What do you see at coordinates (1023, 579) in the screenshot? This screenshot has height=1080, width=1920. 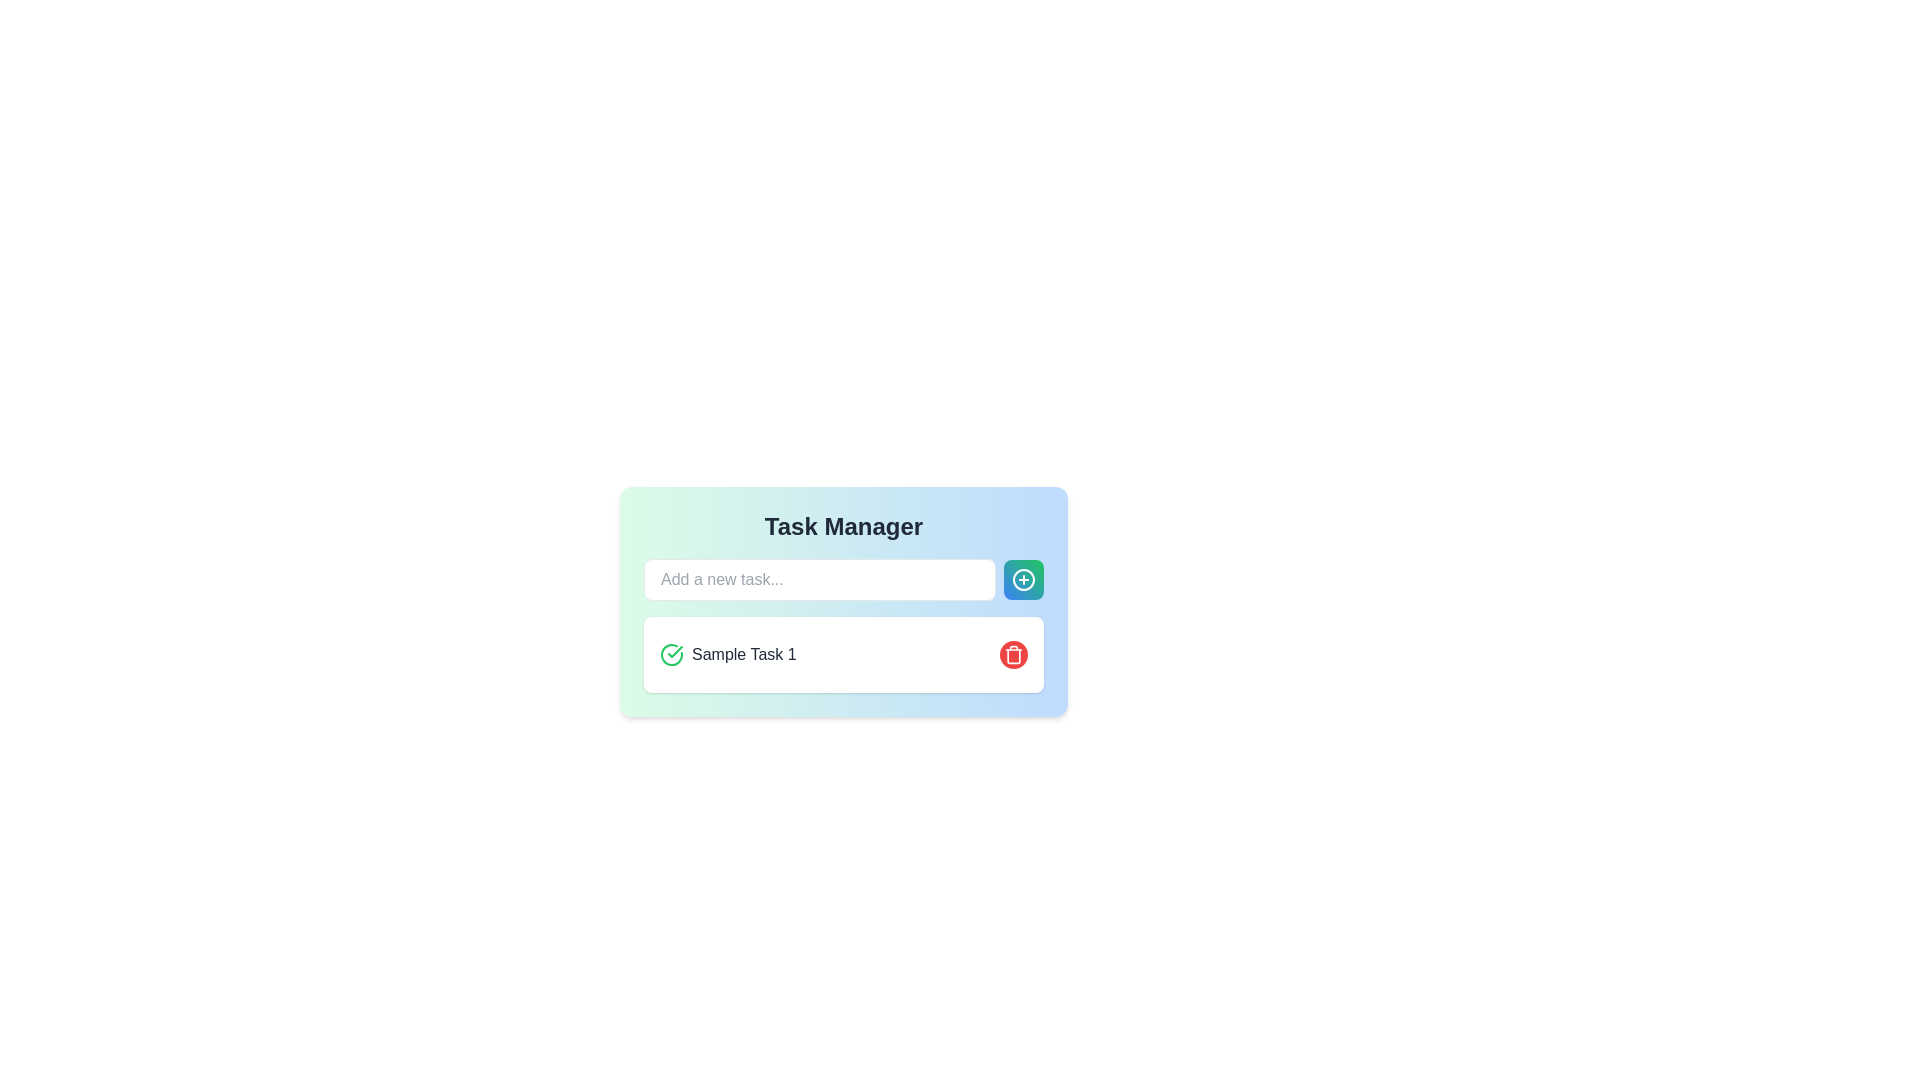 I see `the button located at the top-right section of the 'Task Manager' interface card` at bounding box center [1023, 579].